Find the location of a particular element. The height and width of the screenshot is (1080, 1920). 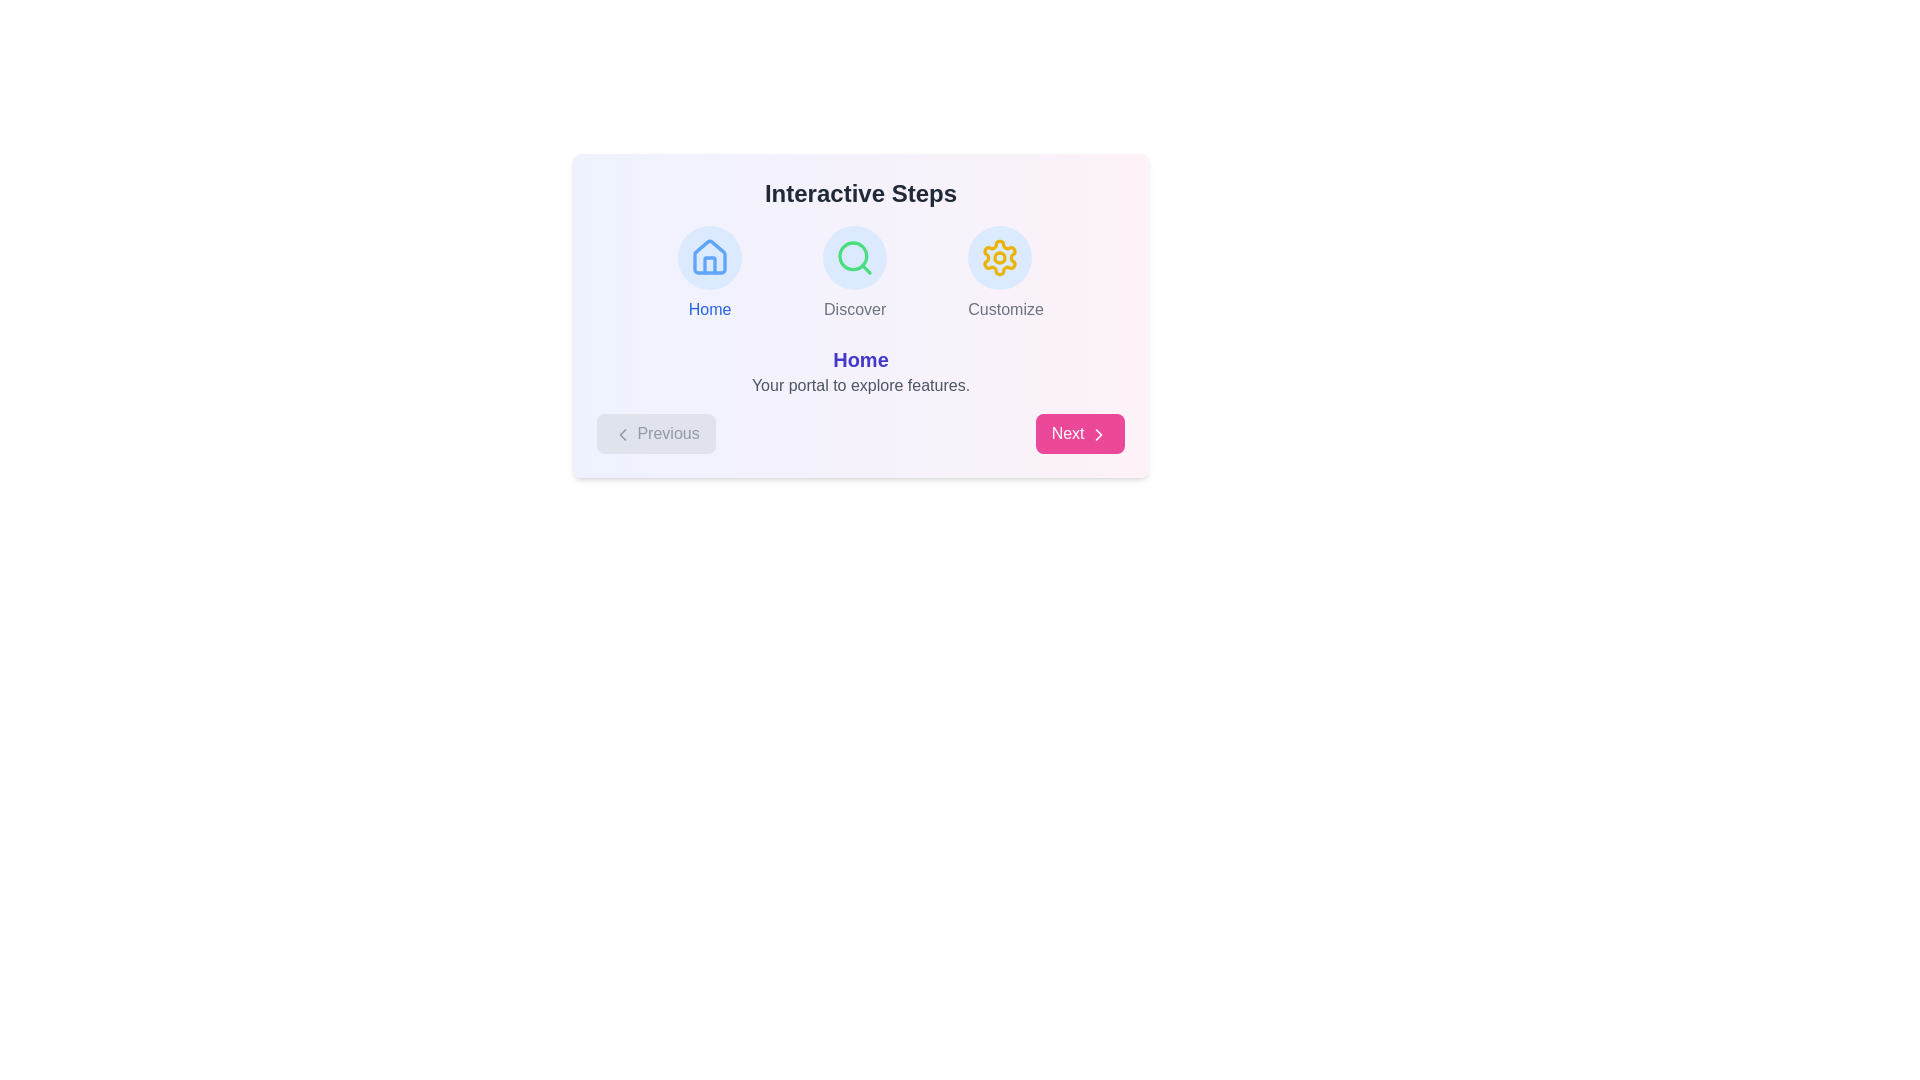

the text label located directly underneath the yellow gear icon in the 'Interactive Steps' section, which serves as a descriptor for the customization feature is located at coordinates (1006, 309).